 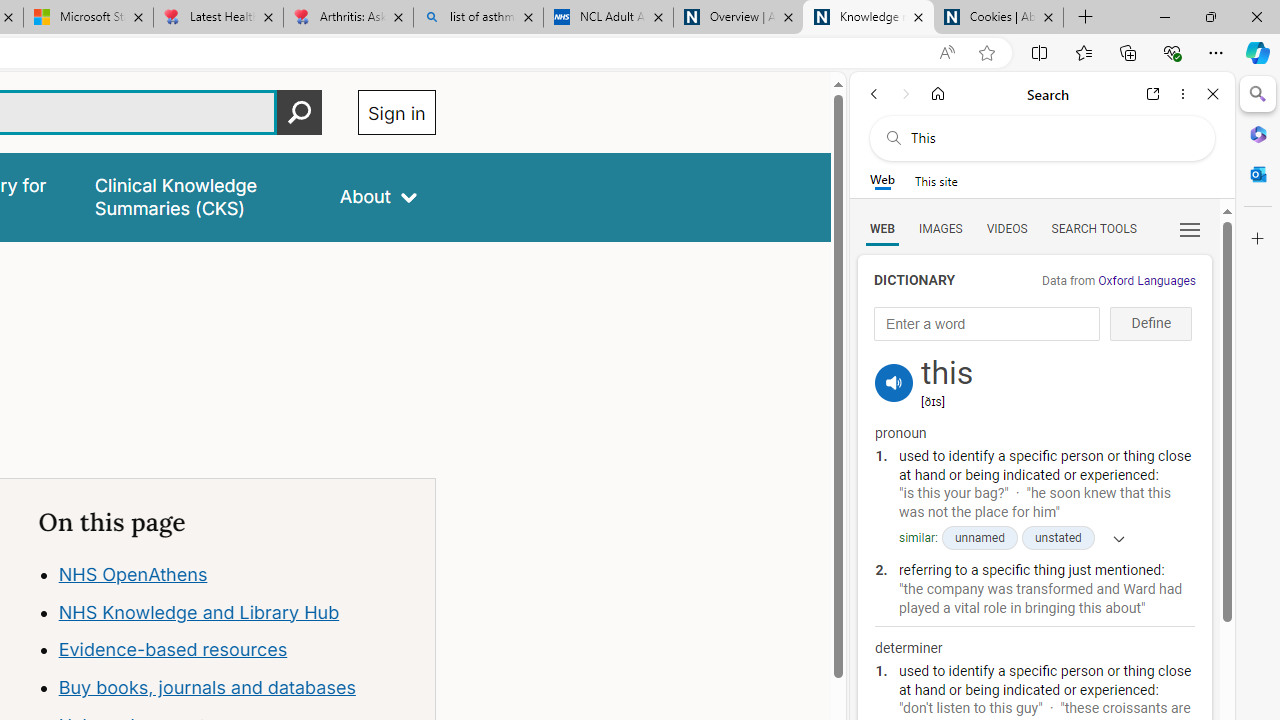 I want to click on 'Cookies | About | NICE', so click(x=999, y=17).